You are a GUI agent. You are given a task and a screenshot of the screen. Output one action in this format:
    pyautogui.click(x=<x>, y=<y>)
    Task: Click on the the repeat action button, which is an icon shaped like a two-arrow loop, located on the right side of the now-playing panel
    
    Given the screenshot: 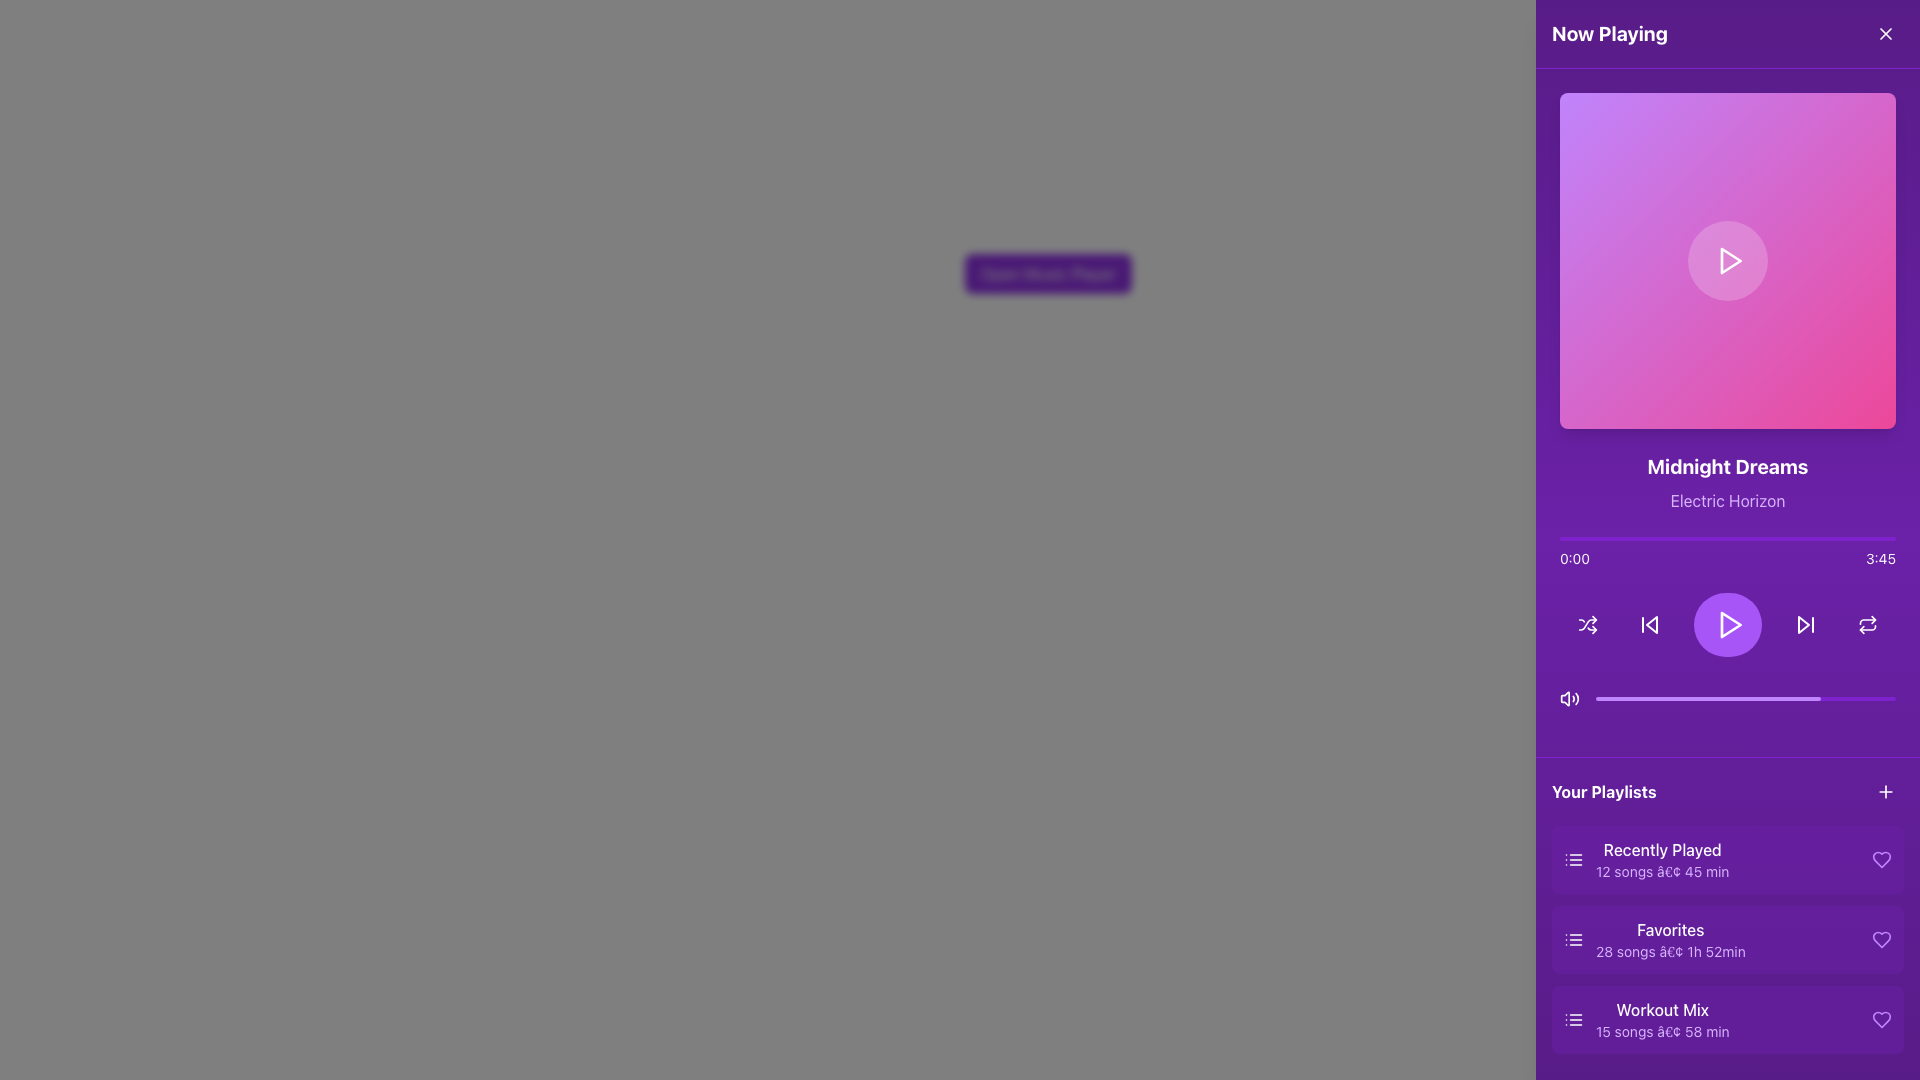 What is the action you would take?
    pyautogui.click(x=1866, y=623)
    